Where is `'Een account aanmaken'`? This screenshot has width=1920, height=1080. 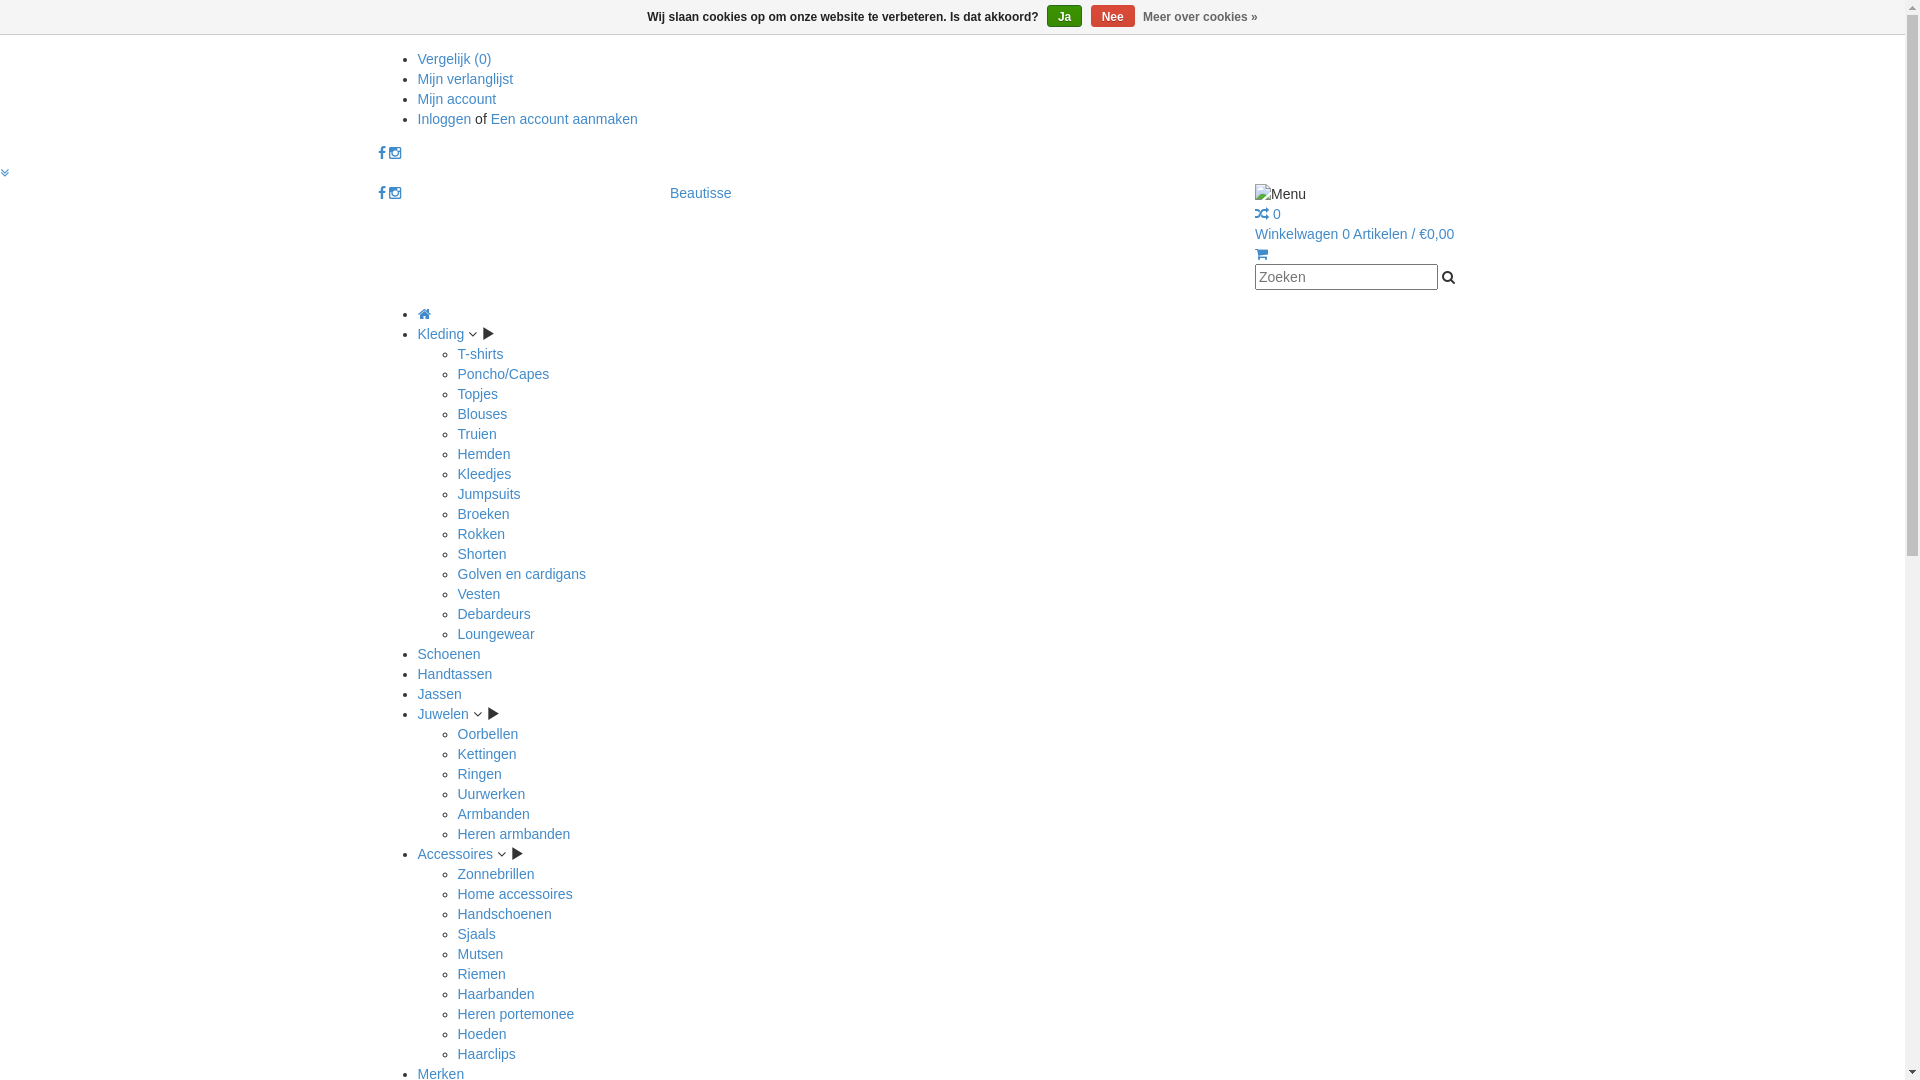 'Een account aanmaken' is located at coordinates (563, 119).